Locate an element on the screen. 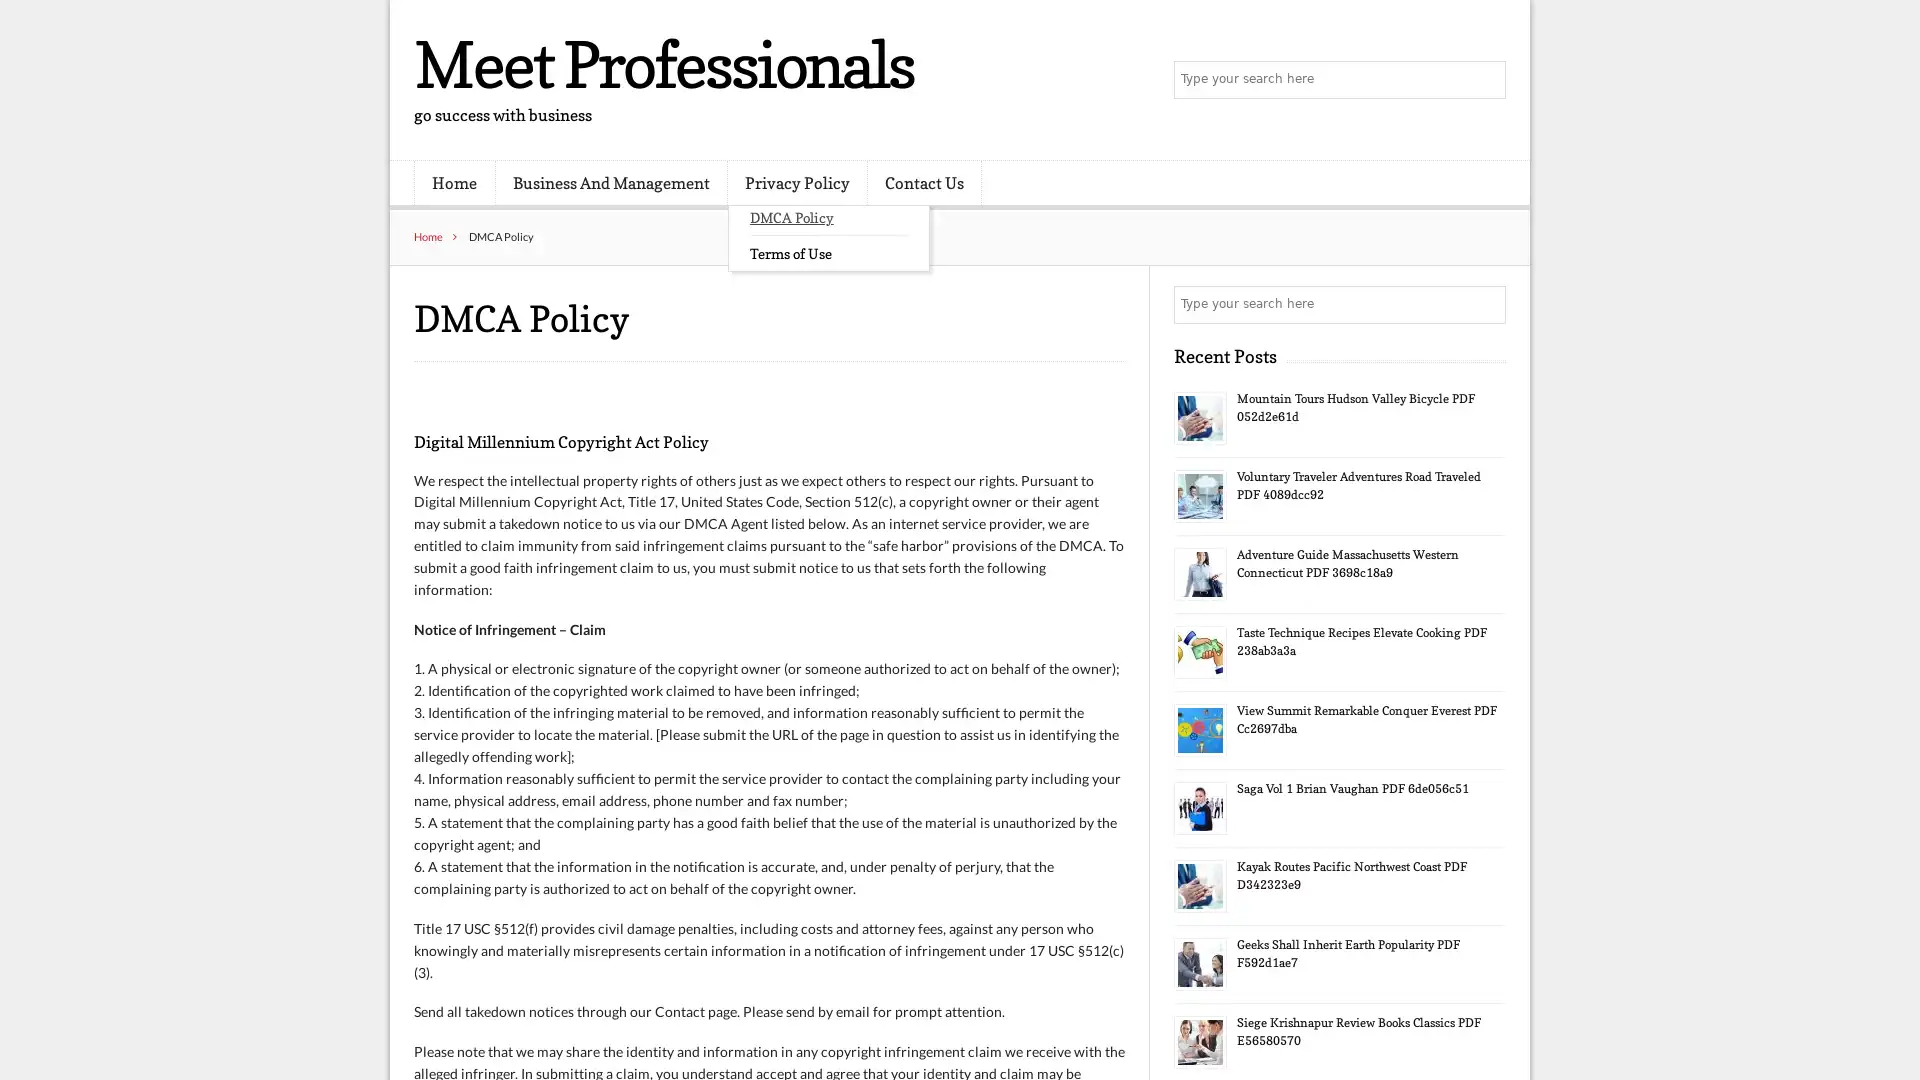 The width and height of the screenshot is (1920, 1080). Search is located at coordinates (1485, 304).